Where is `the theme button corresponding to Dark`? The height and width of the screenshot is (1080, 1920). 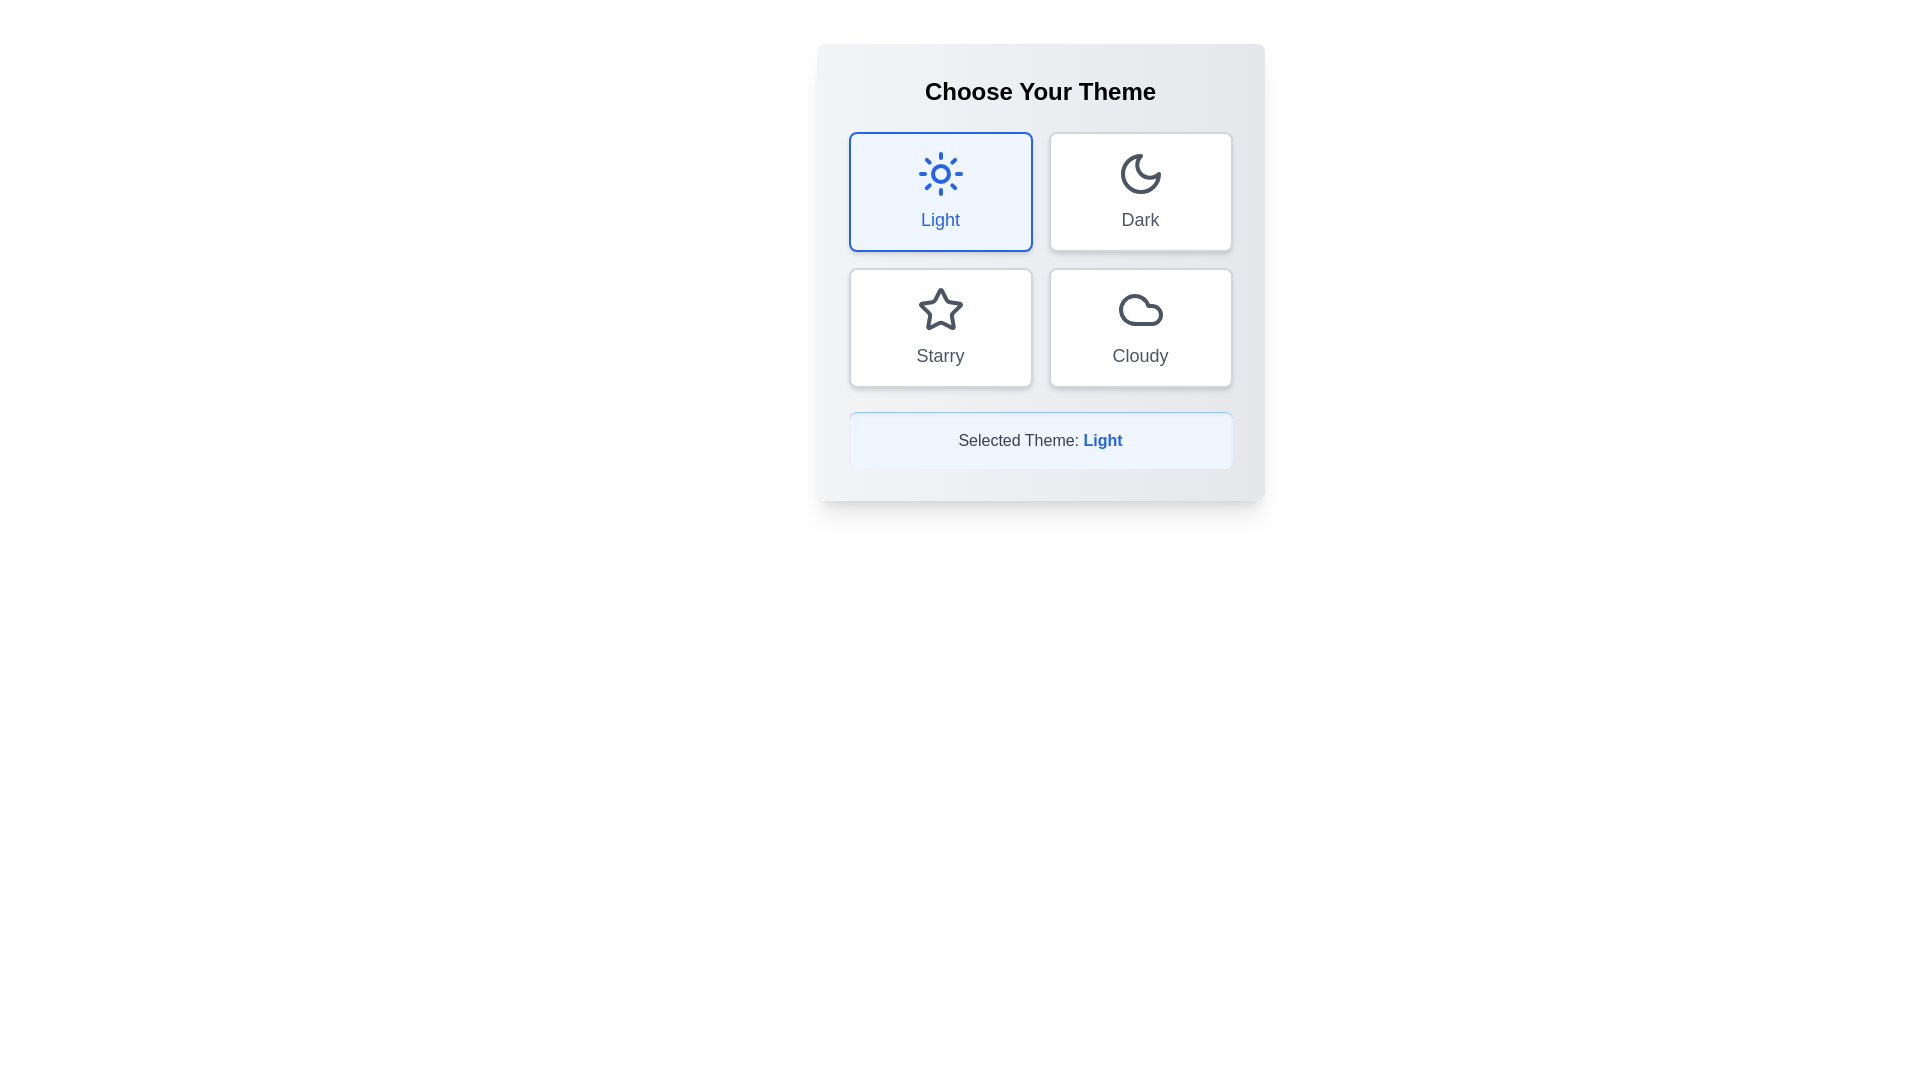
the theme button corresponding to Dark is located at coordinates (1140, 192).